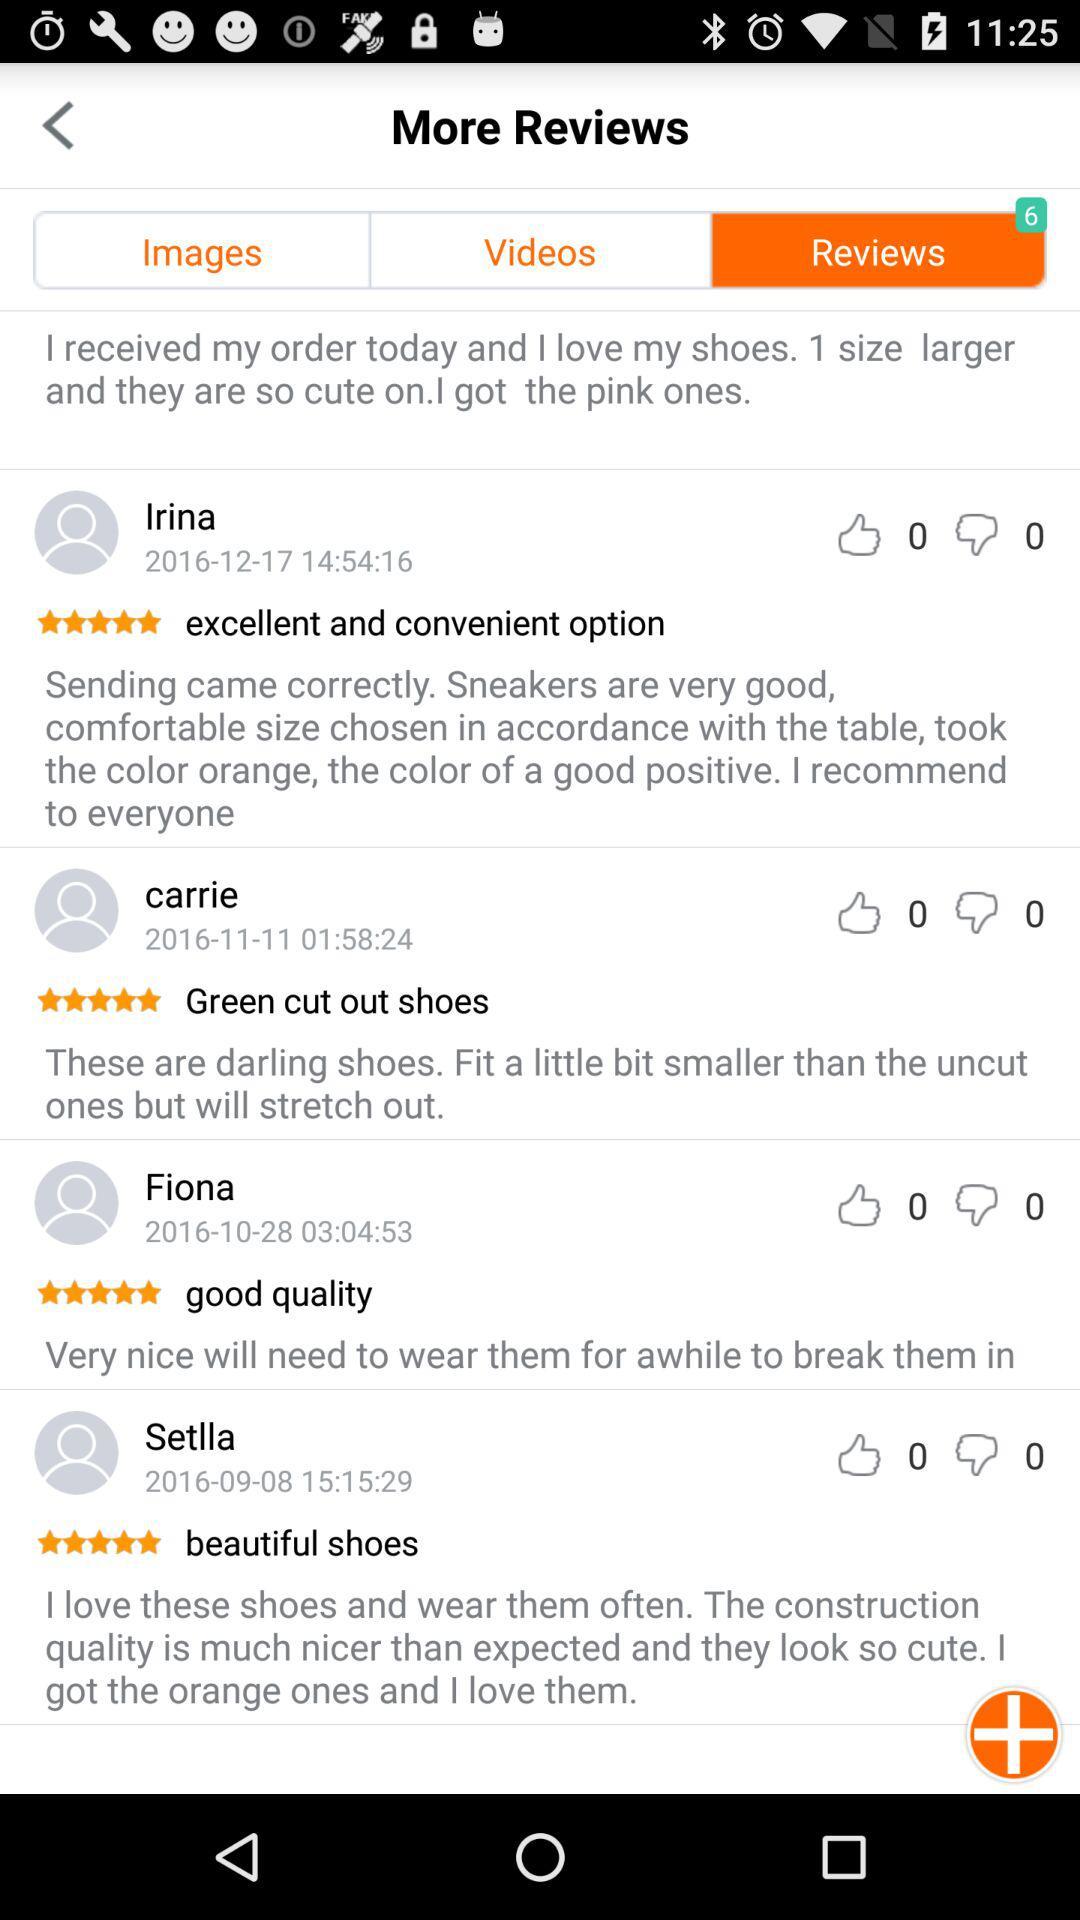  I want to click on like button, so click(858, 911).